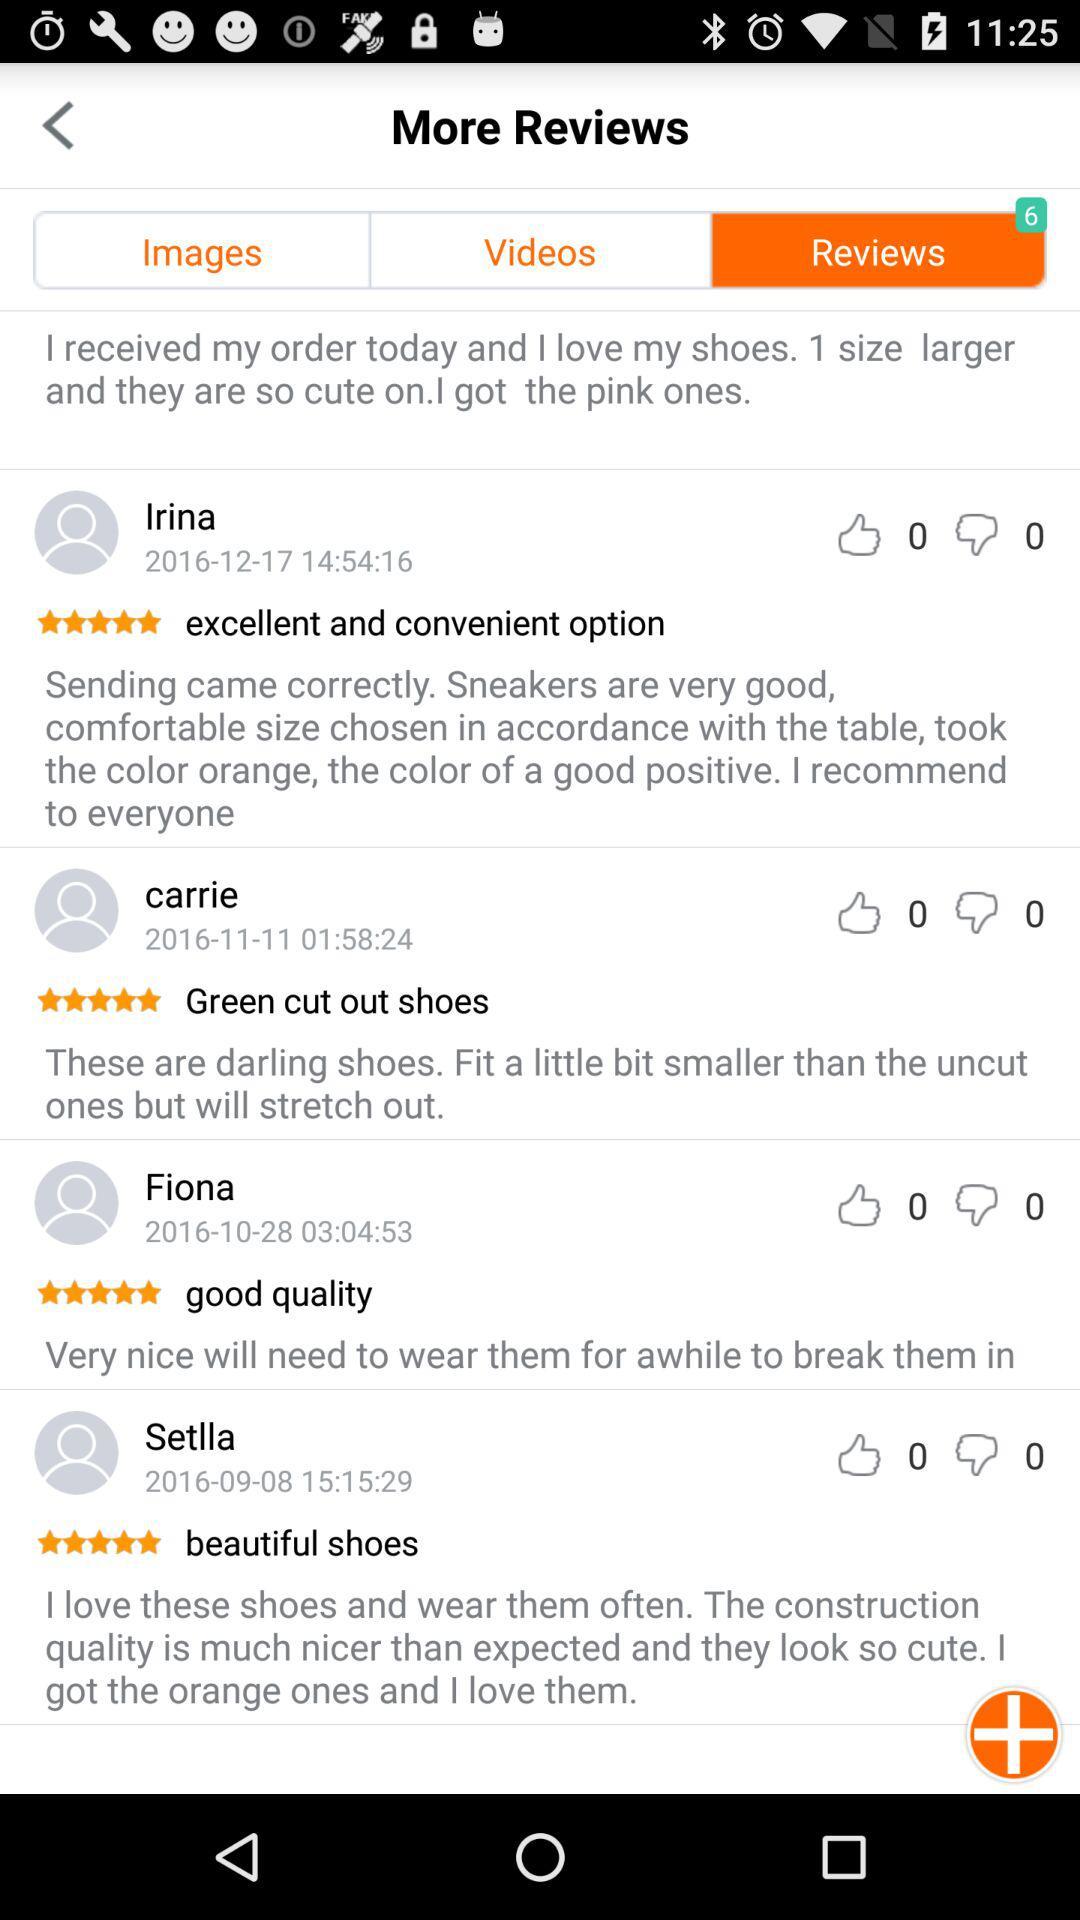  I want to click on like button, so click(858, 911).